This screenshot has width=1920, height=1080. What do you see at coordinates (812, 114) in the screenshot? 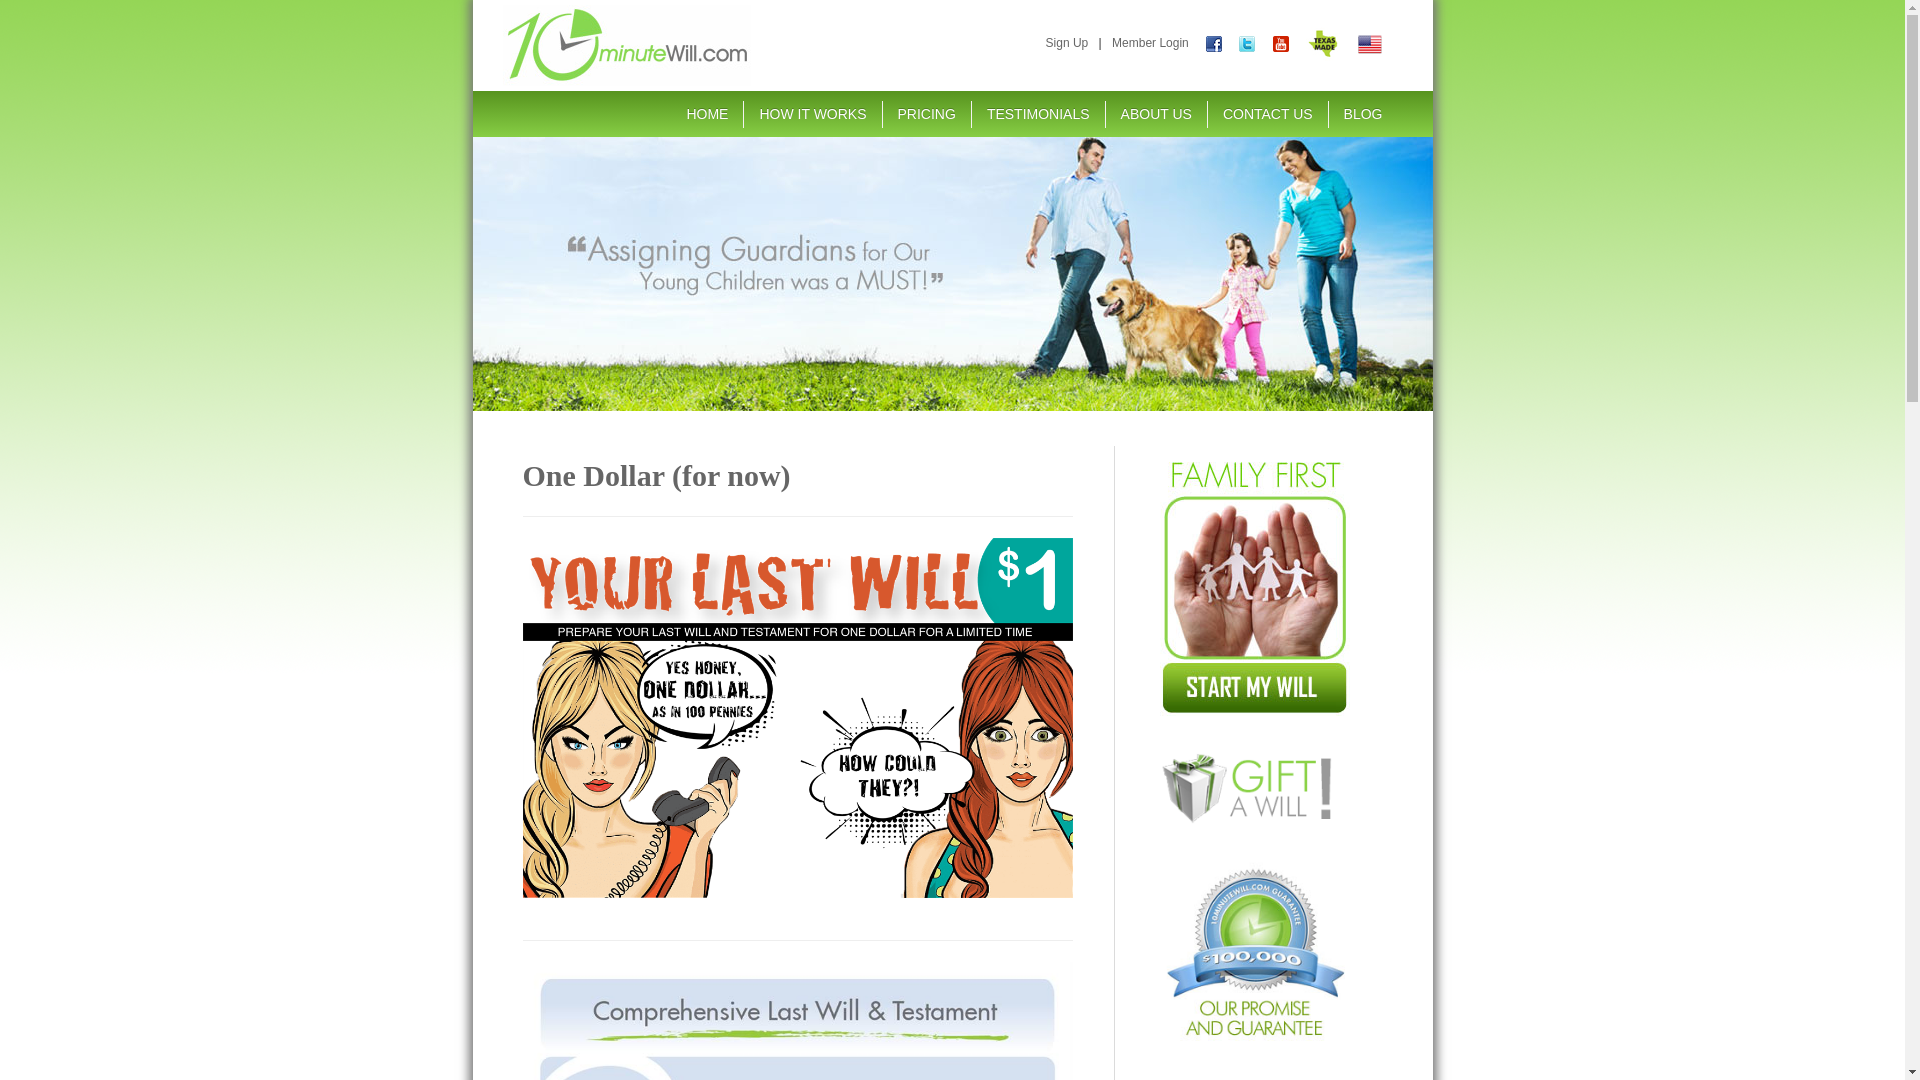
I see `'HOW IT WORKS'` at bounding box center [812, 114].